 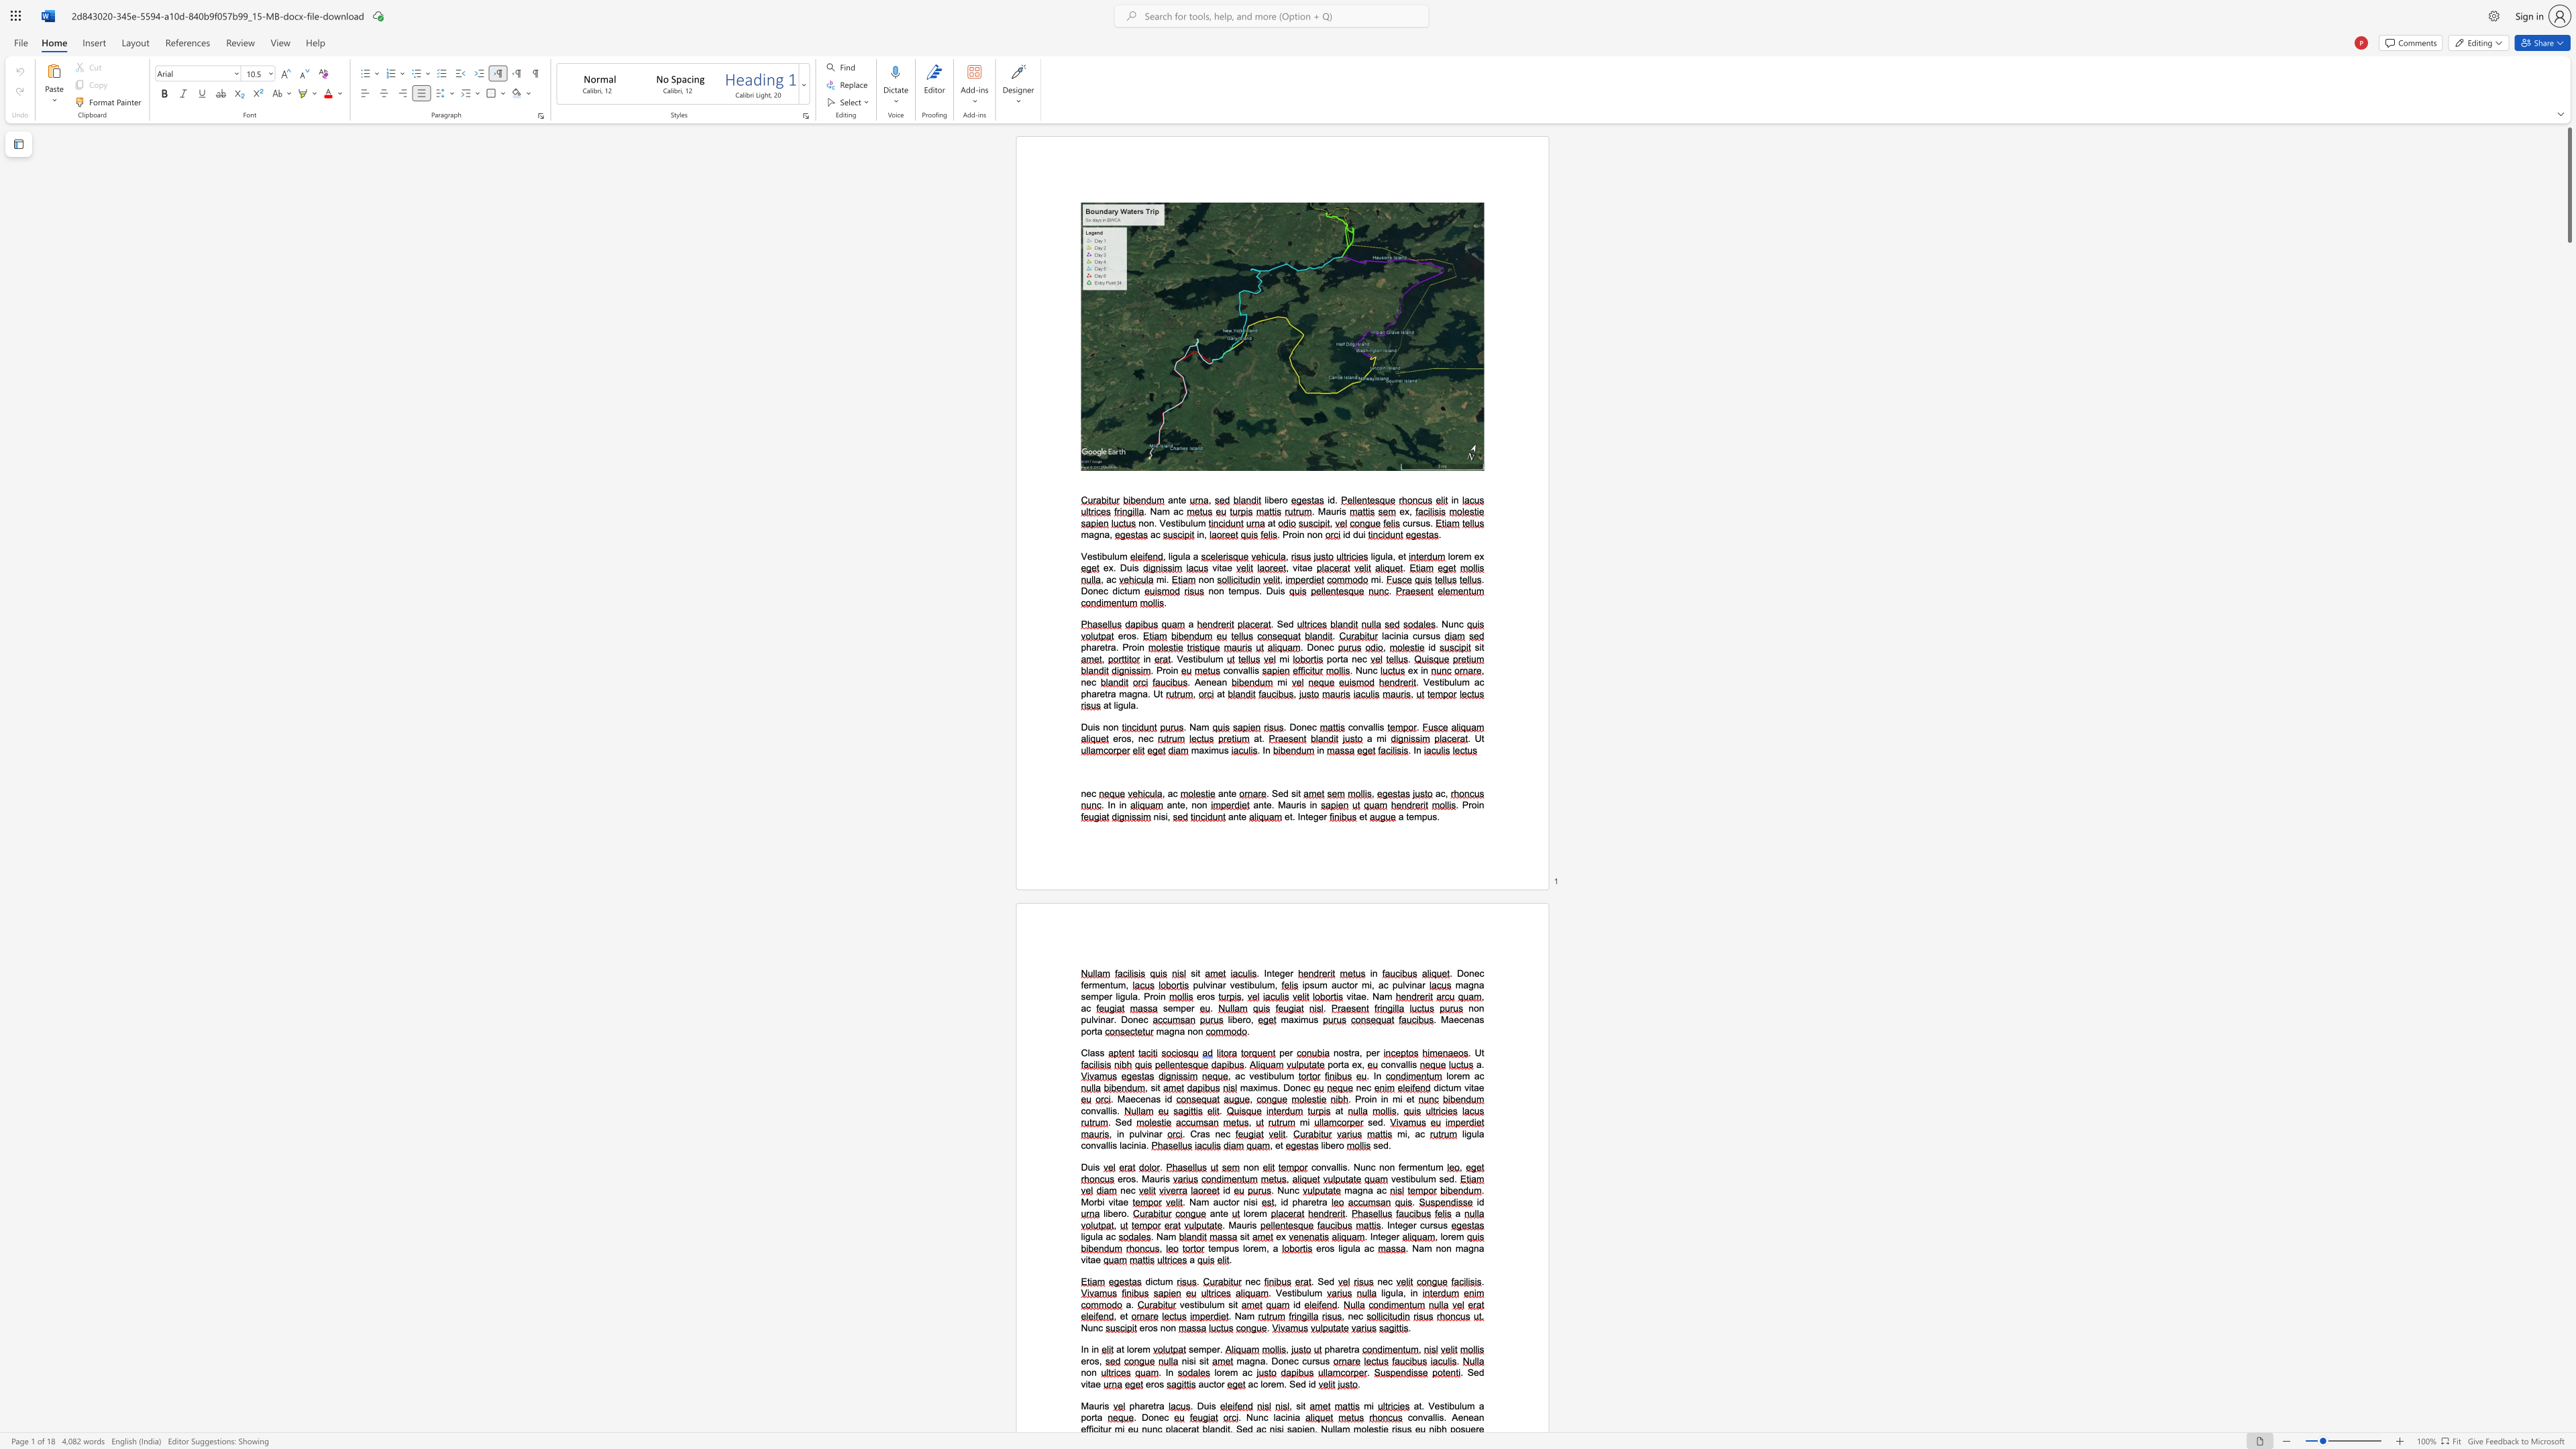 What do you see at coordinates (1349, 1350) in the screenshot?
I see `the 1th character "t" in the text` at bounding box center [1349, 1350].